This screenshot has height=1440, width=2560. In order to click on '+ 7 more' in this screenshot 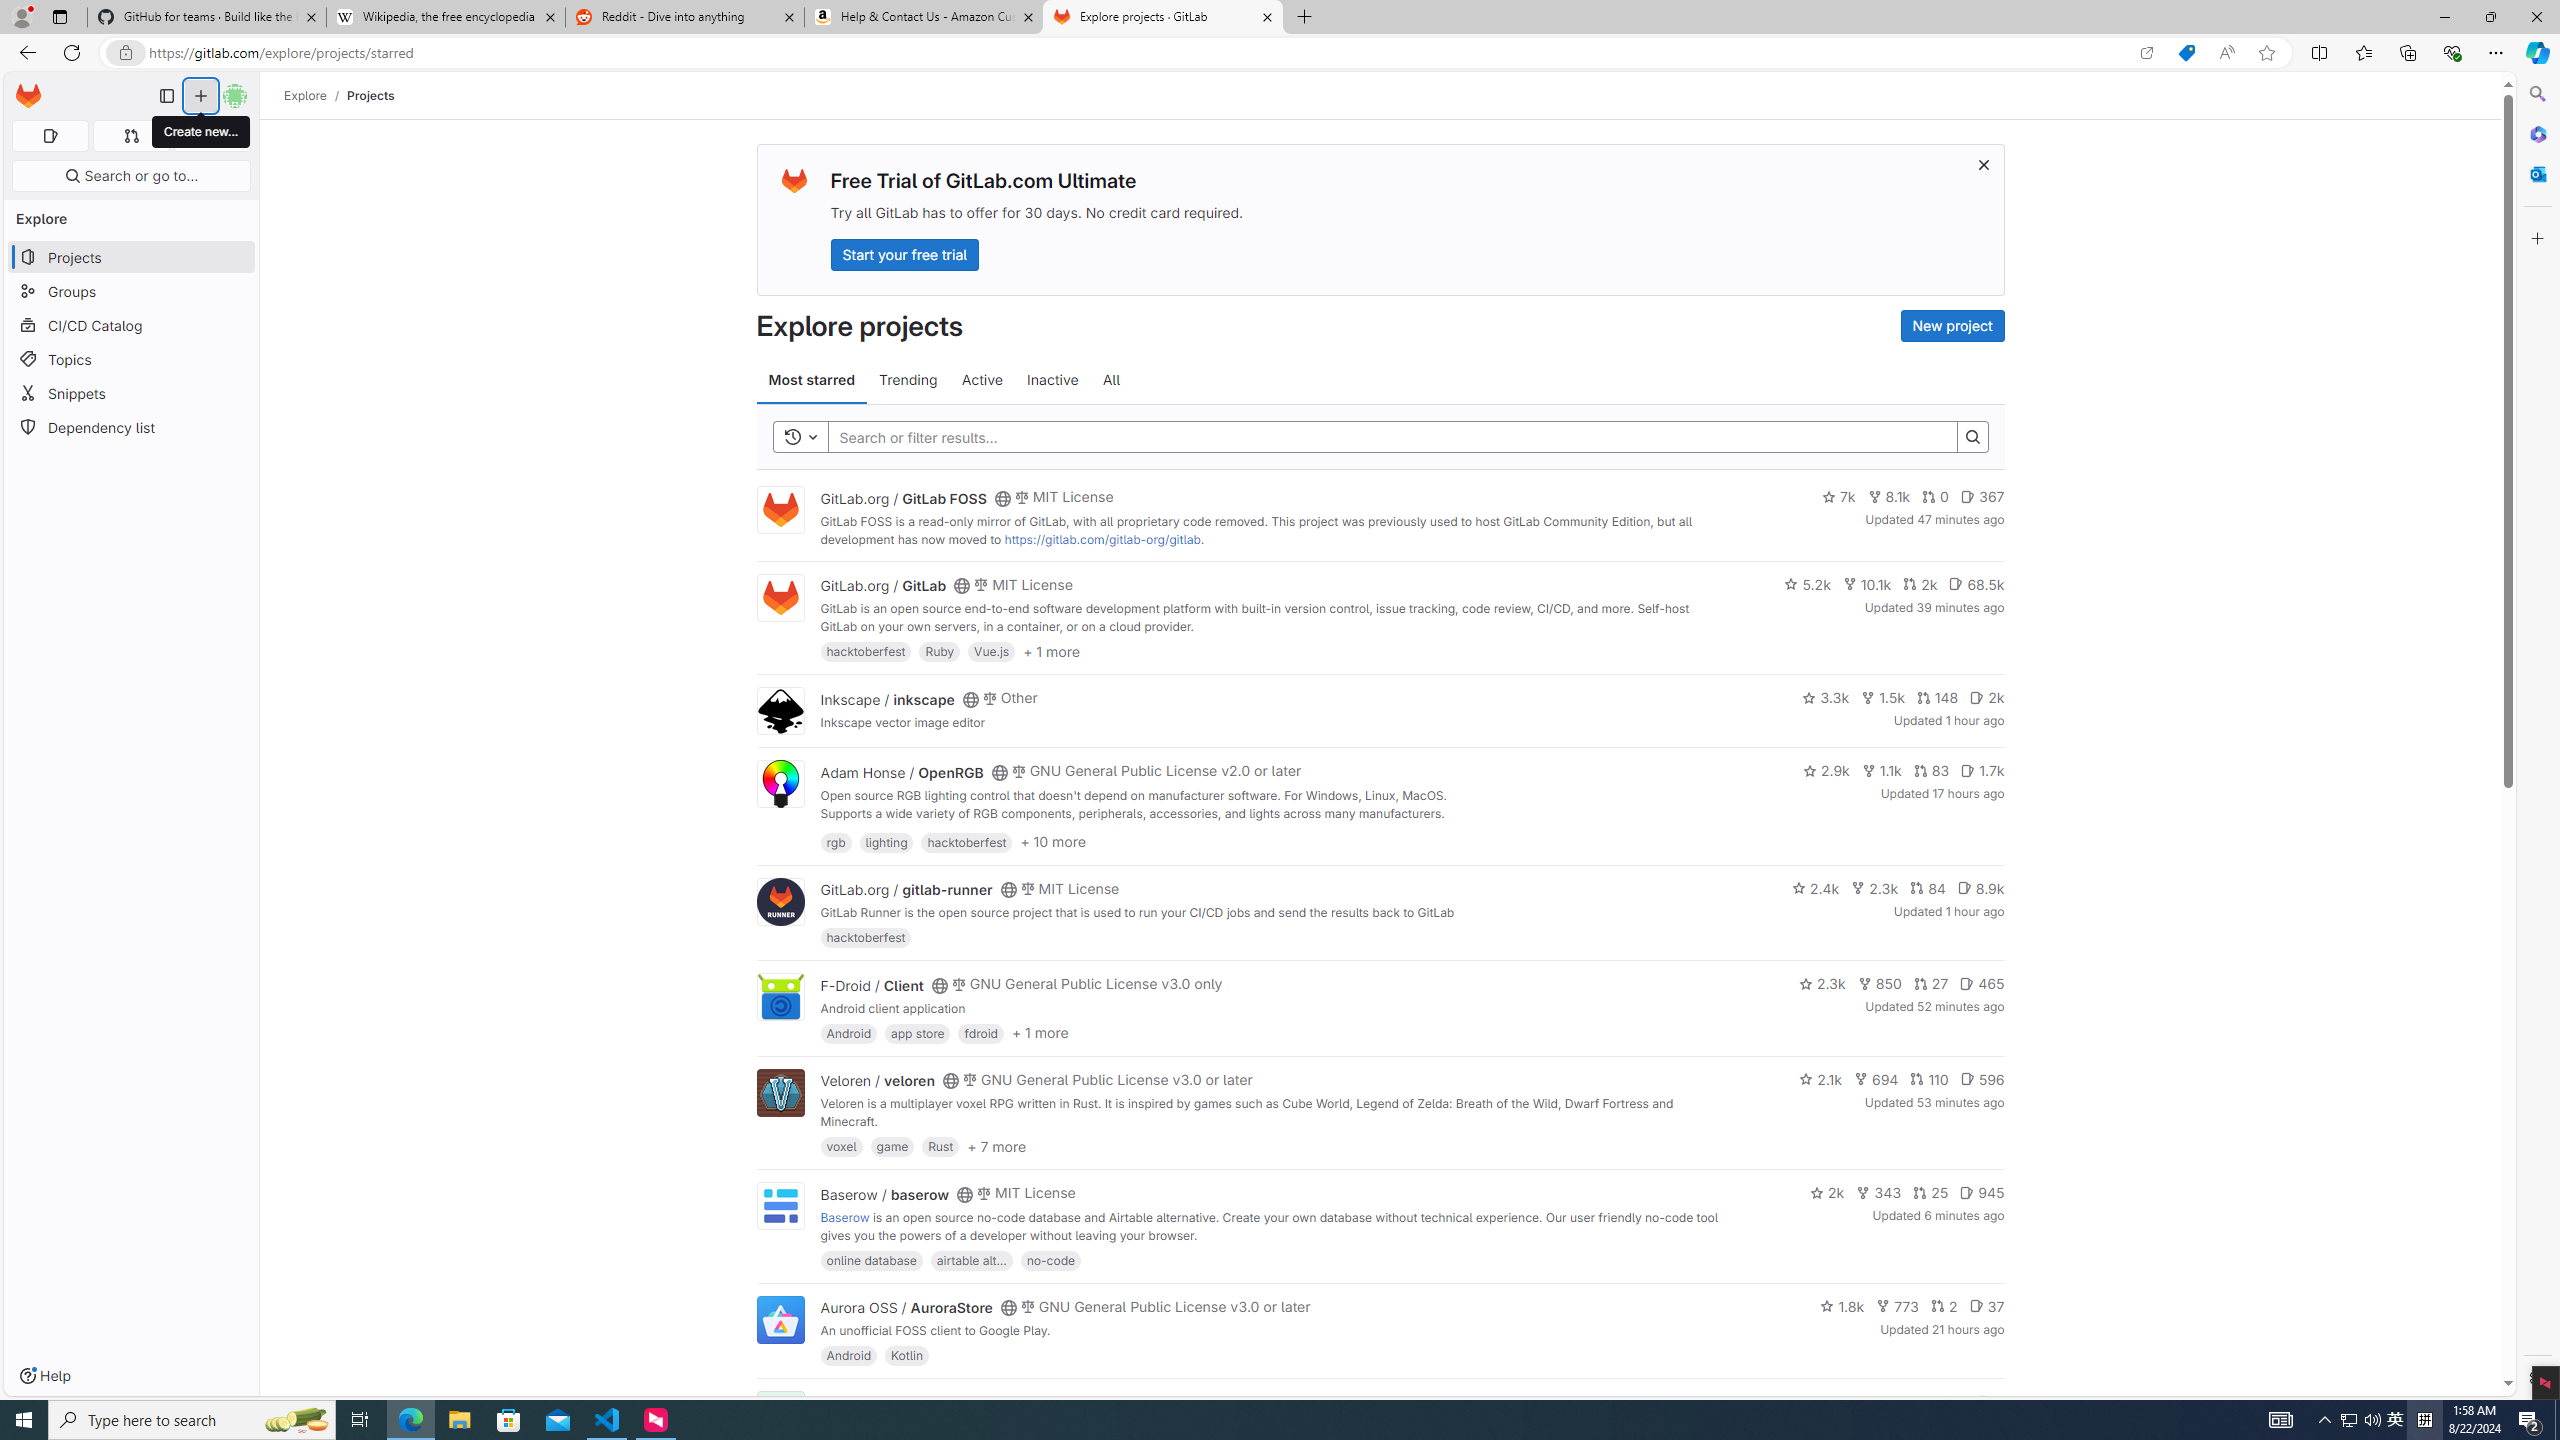, I will do `click(996, 1145)`.